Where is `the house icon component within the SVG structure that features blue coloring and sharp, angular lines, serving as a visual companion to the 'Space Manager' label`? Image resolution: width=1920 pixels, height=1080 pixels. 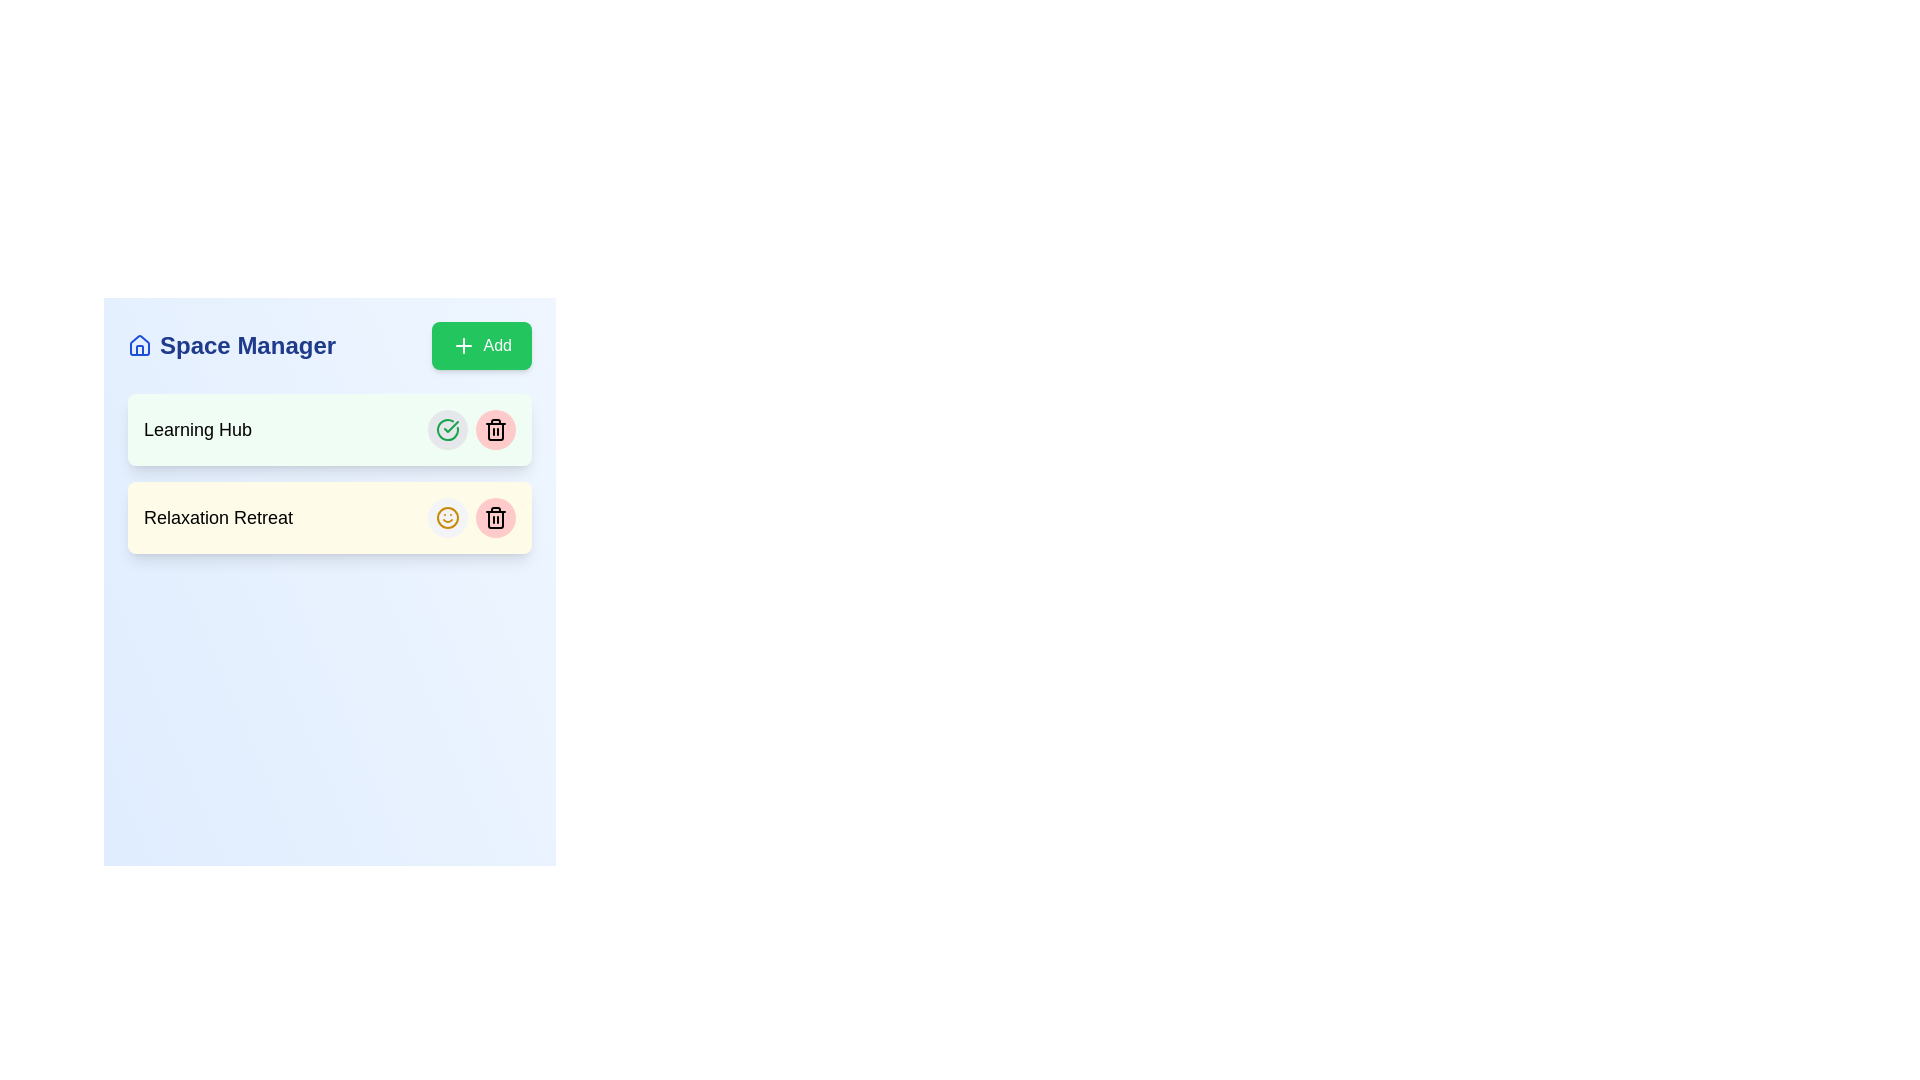 the house icon component within the SVG structure that features blue coloring and sharp, angular lines, serving as a visual companion to the 'Space Manager' label is located at coordinates (138, 343).